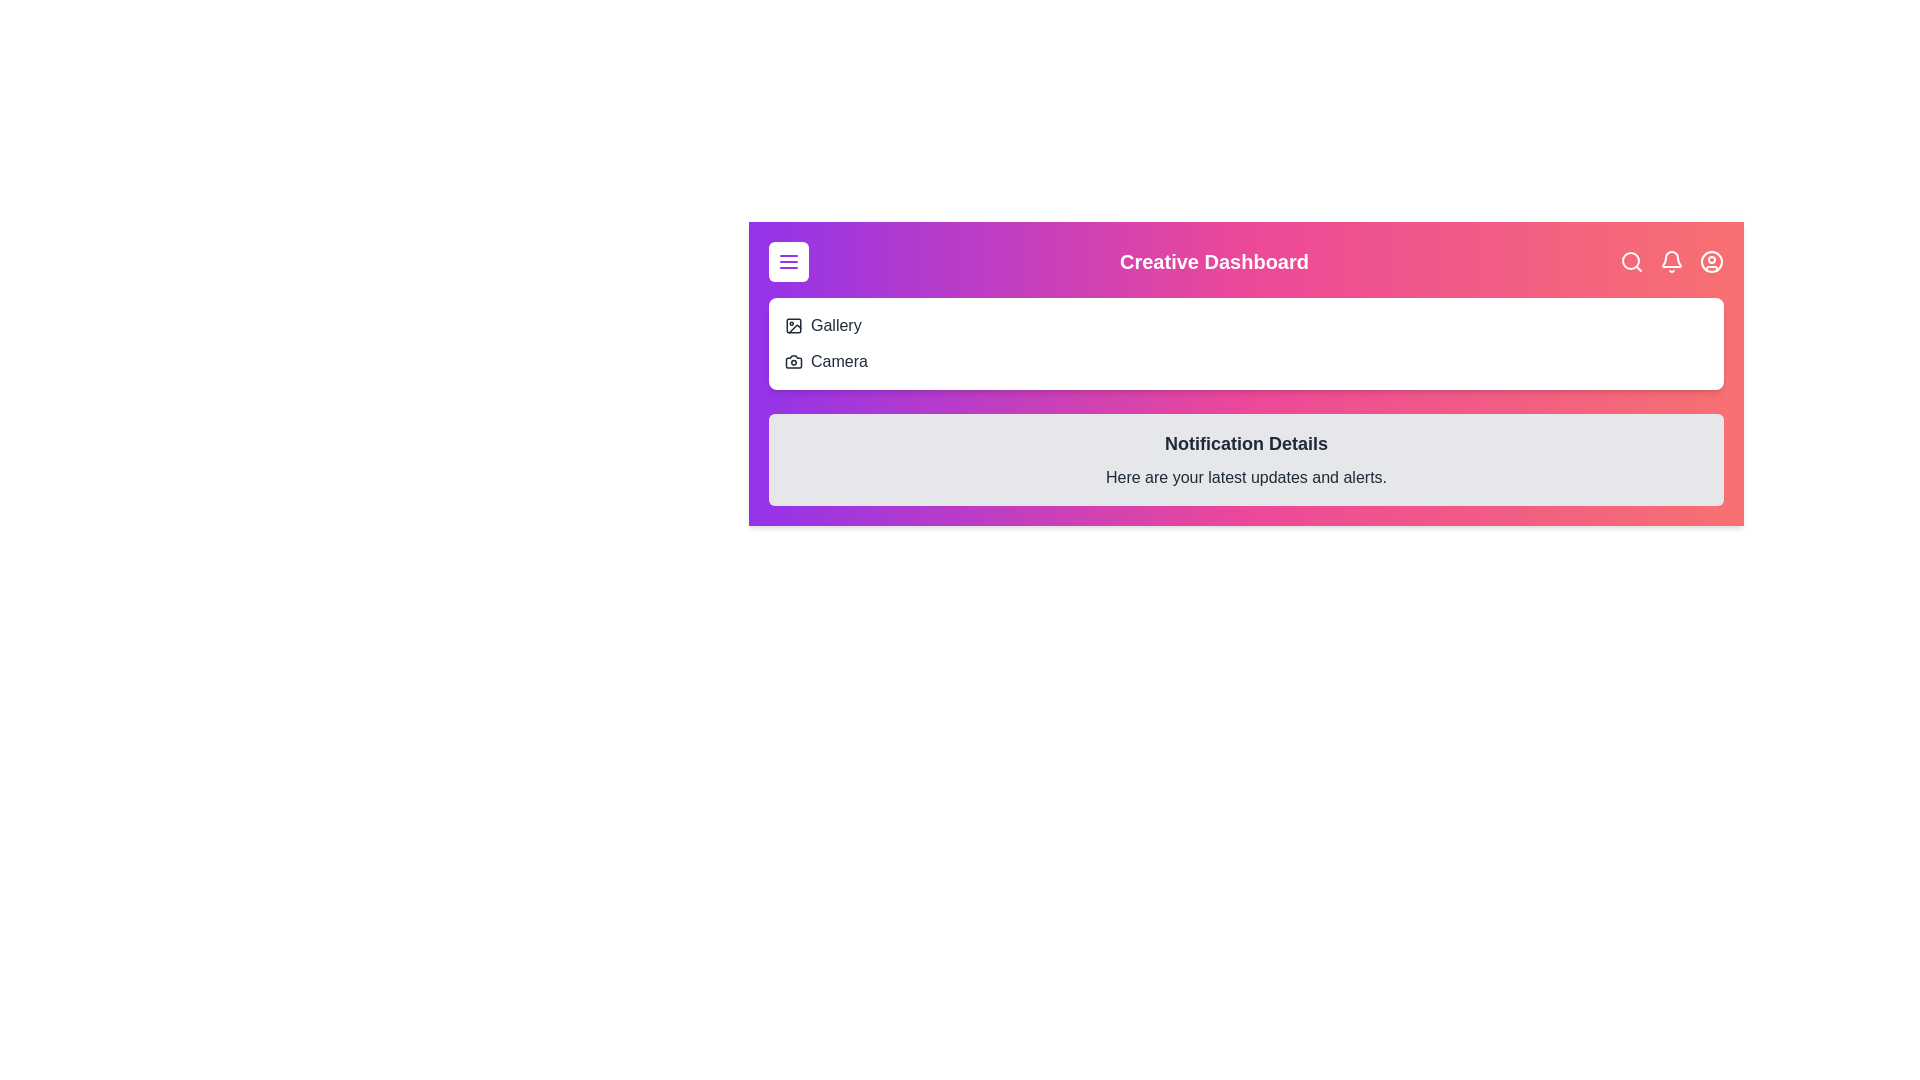 Image resolution: width=1920 pixels, height=1080 pixels. Describe the element at coordinates (1632, 261) in the screenshot. I see `the search button to initiate a search action` at that location.